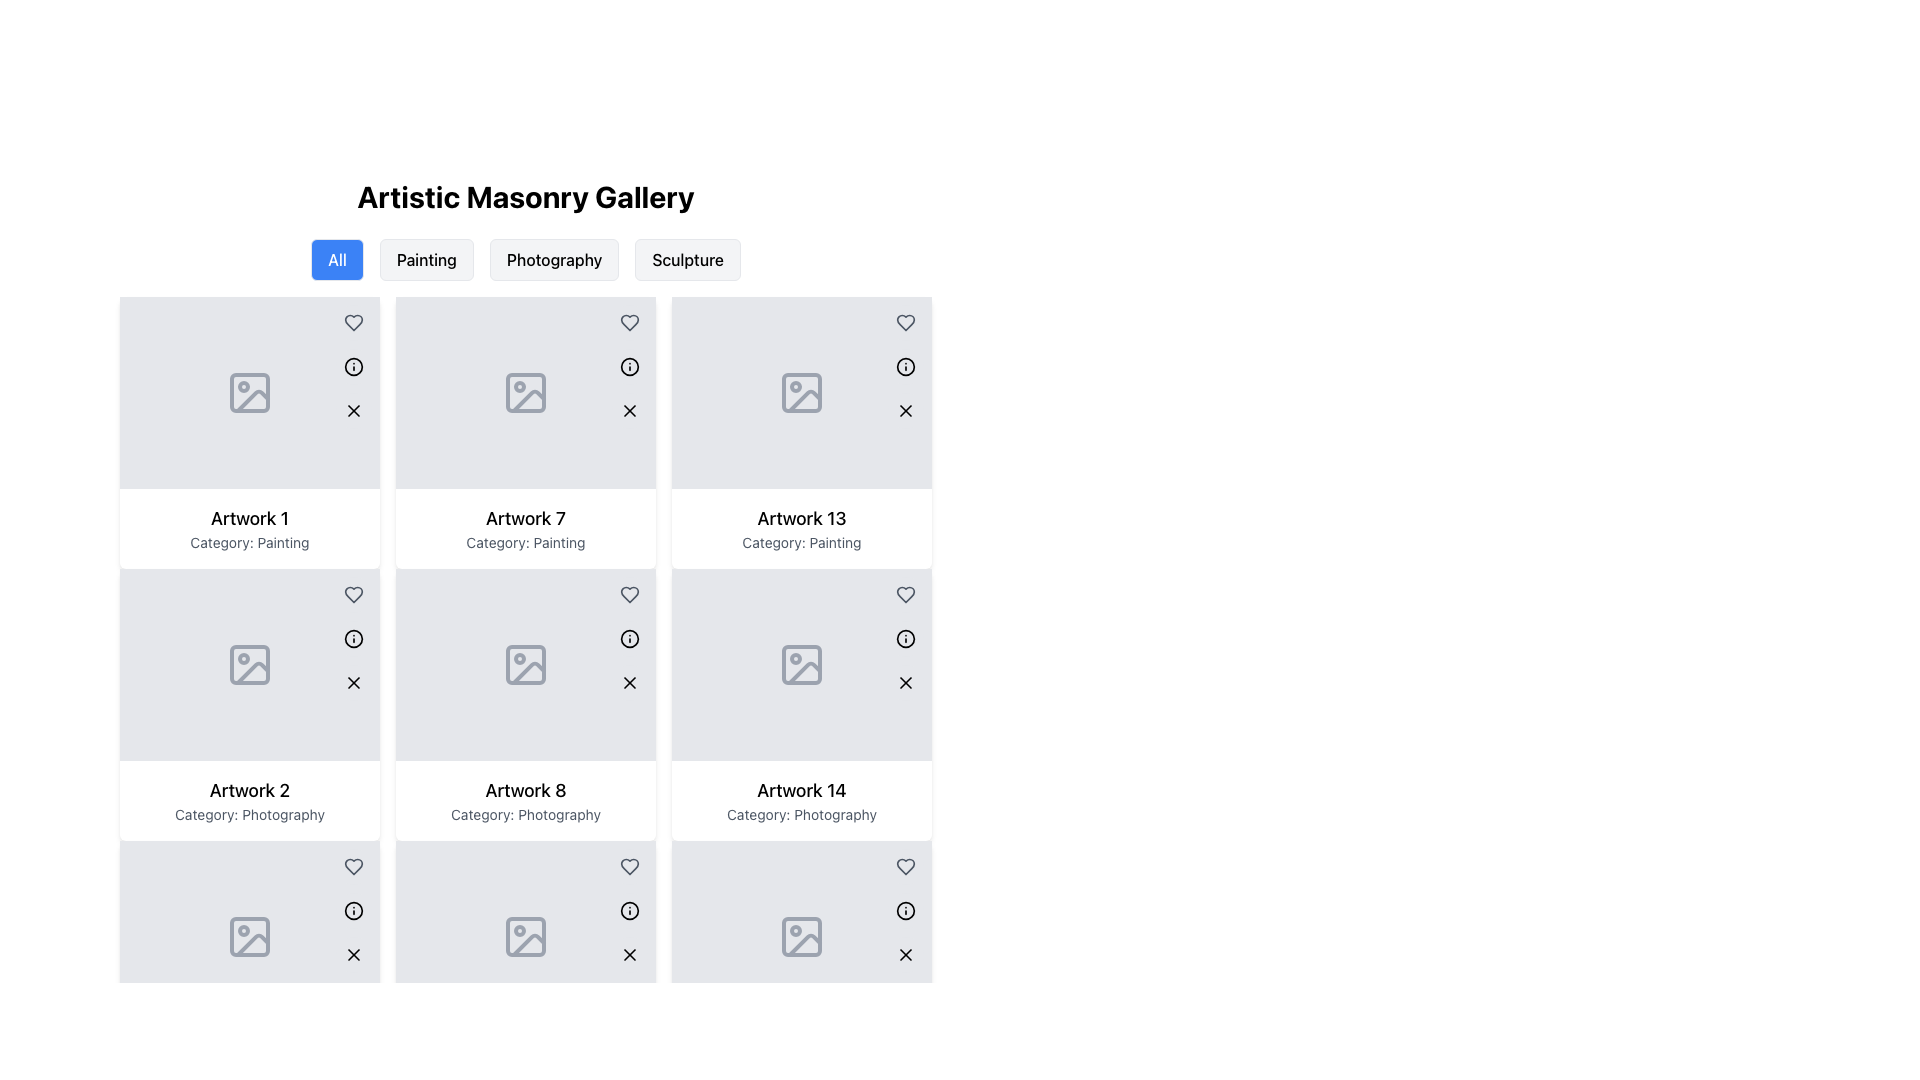 The image size is (1920, 1080). I want to click on the small rectangular graphical decoration located inside the image icon under the 'Artwork 8' tile in the gallery grid, so click(526, 664).